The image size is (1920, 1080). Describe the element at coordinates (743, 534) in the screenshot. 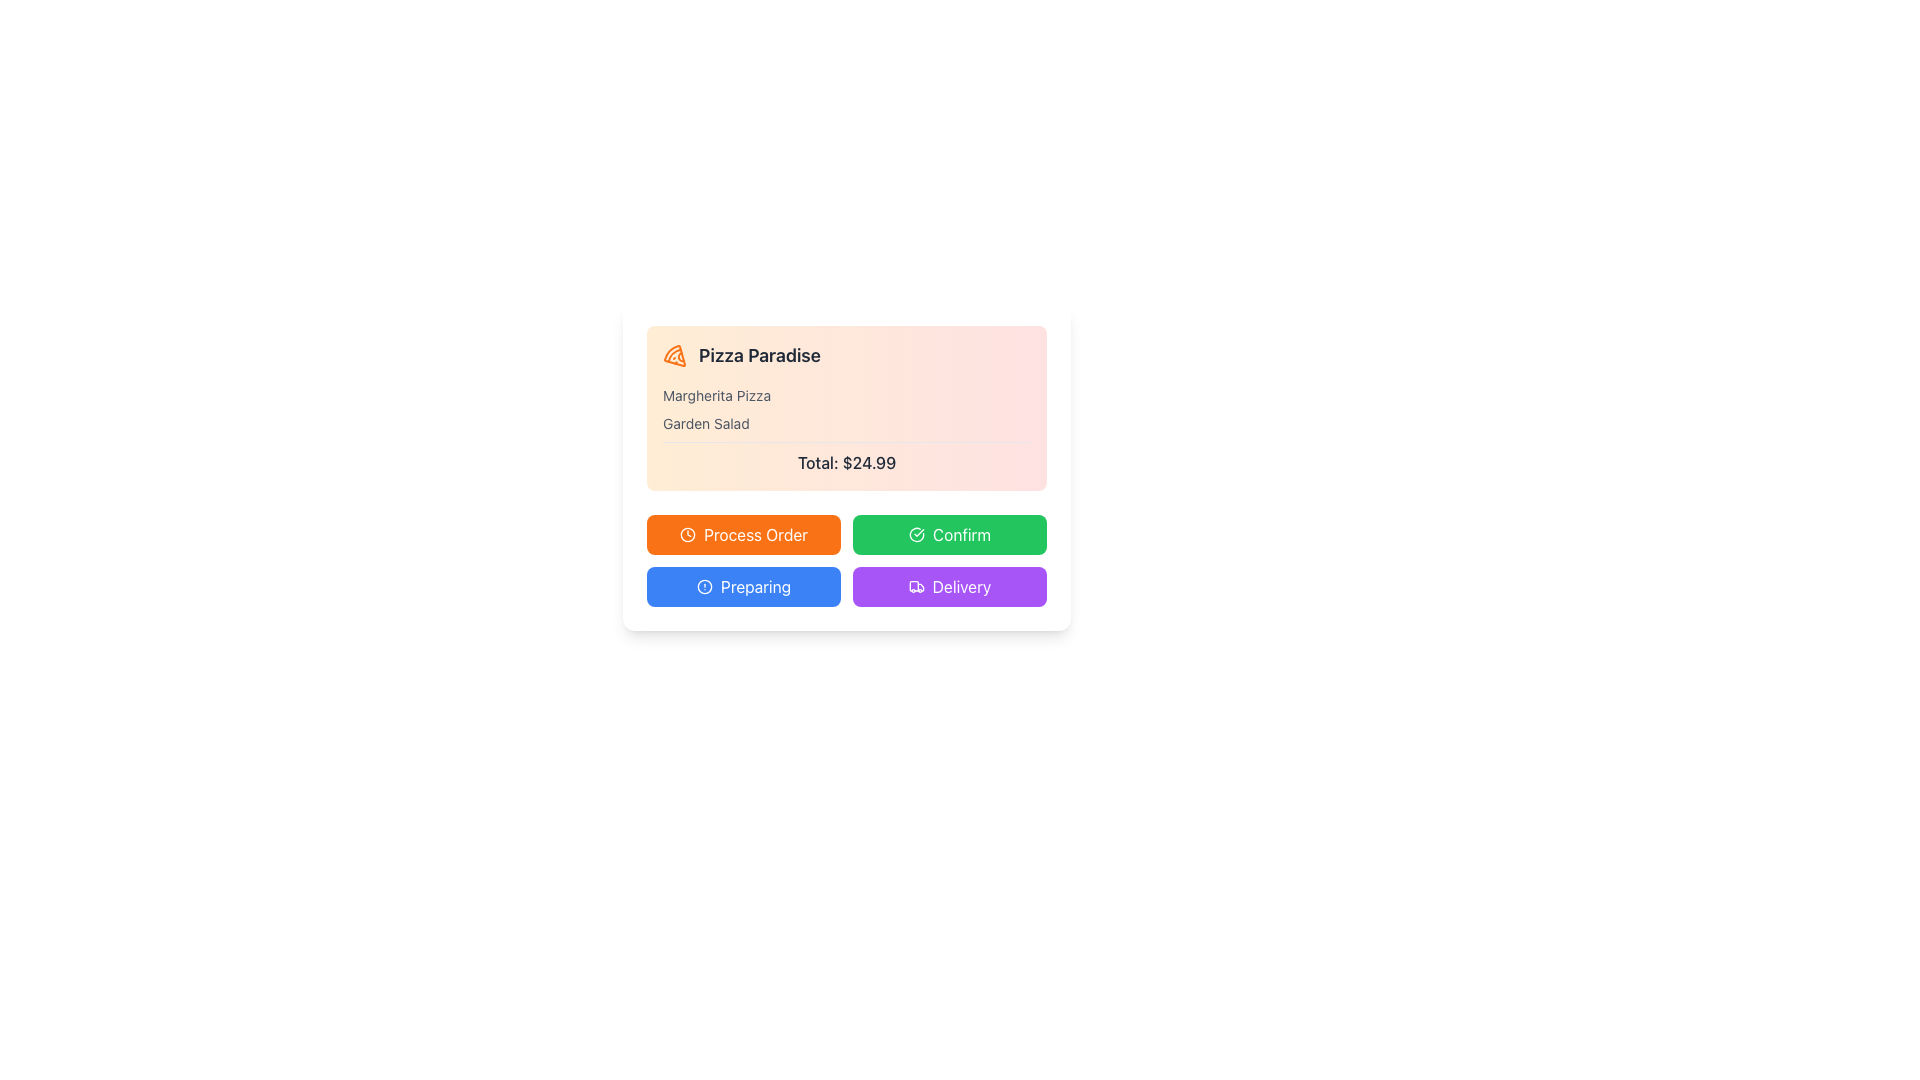

I see `the order processing button located` at that location.